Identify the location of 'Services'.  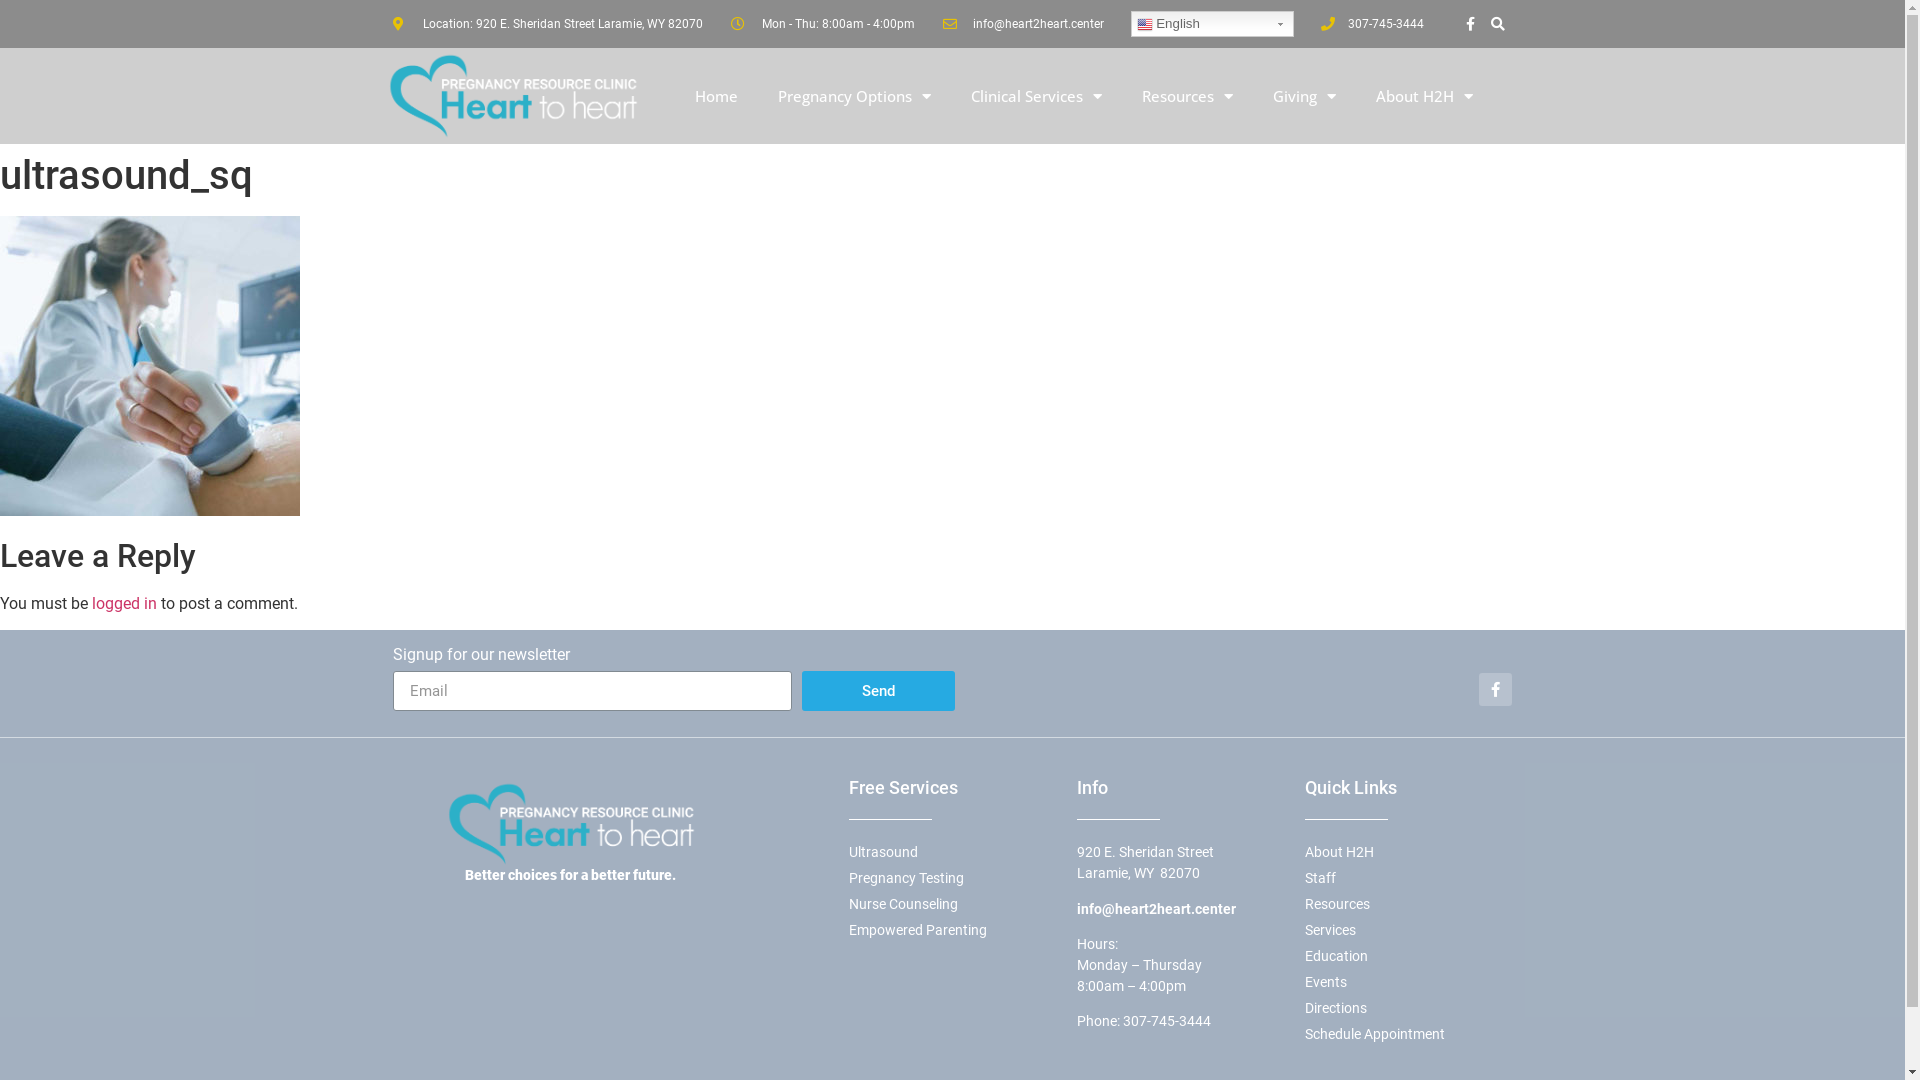
(1304, 930).